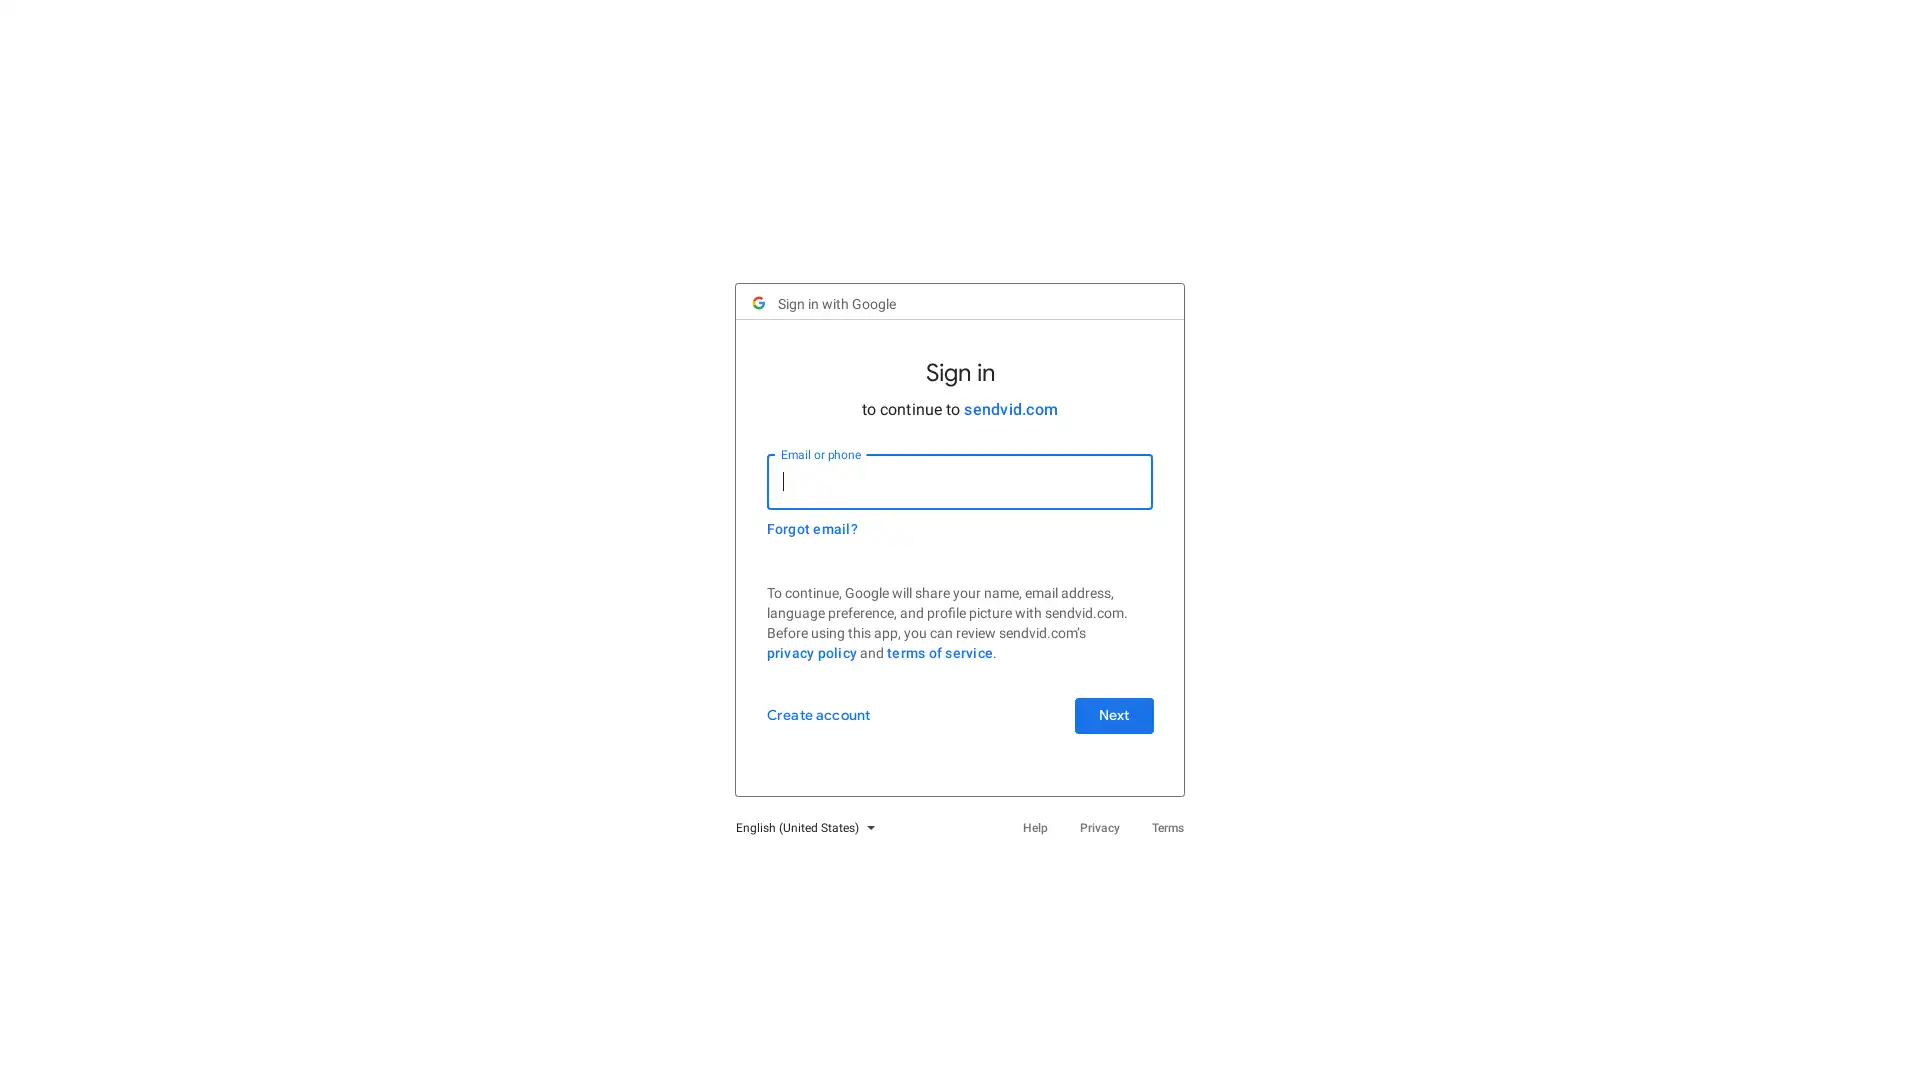 The image size is (1920, 1080). I want to click on Forgot email?, so click(821, 535).